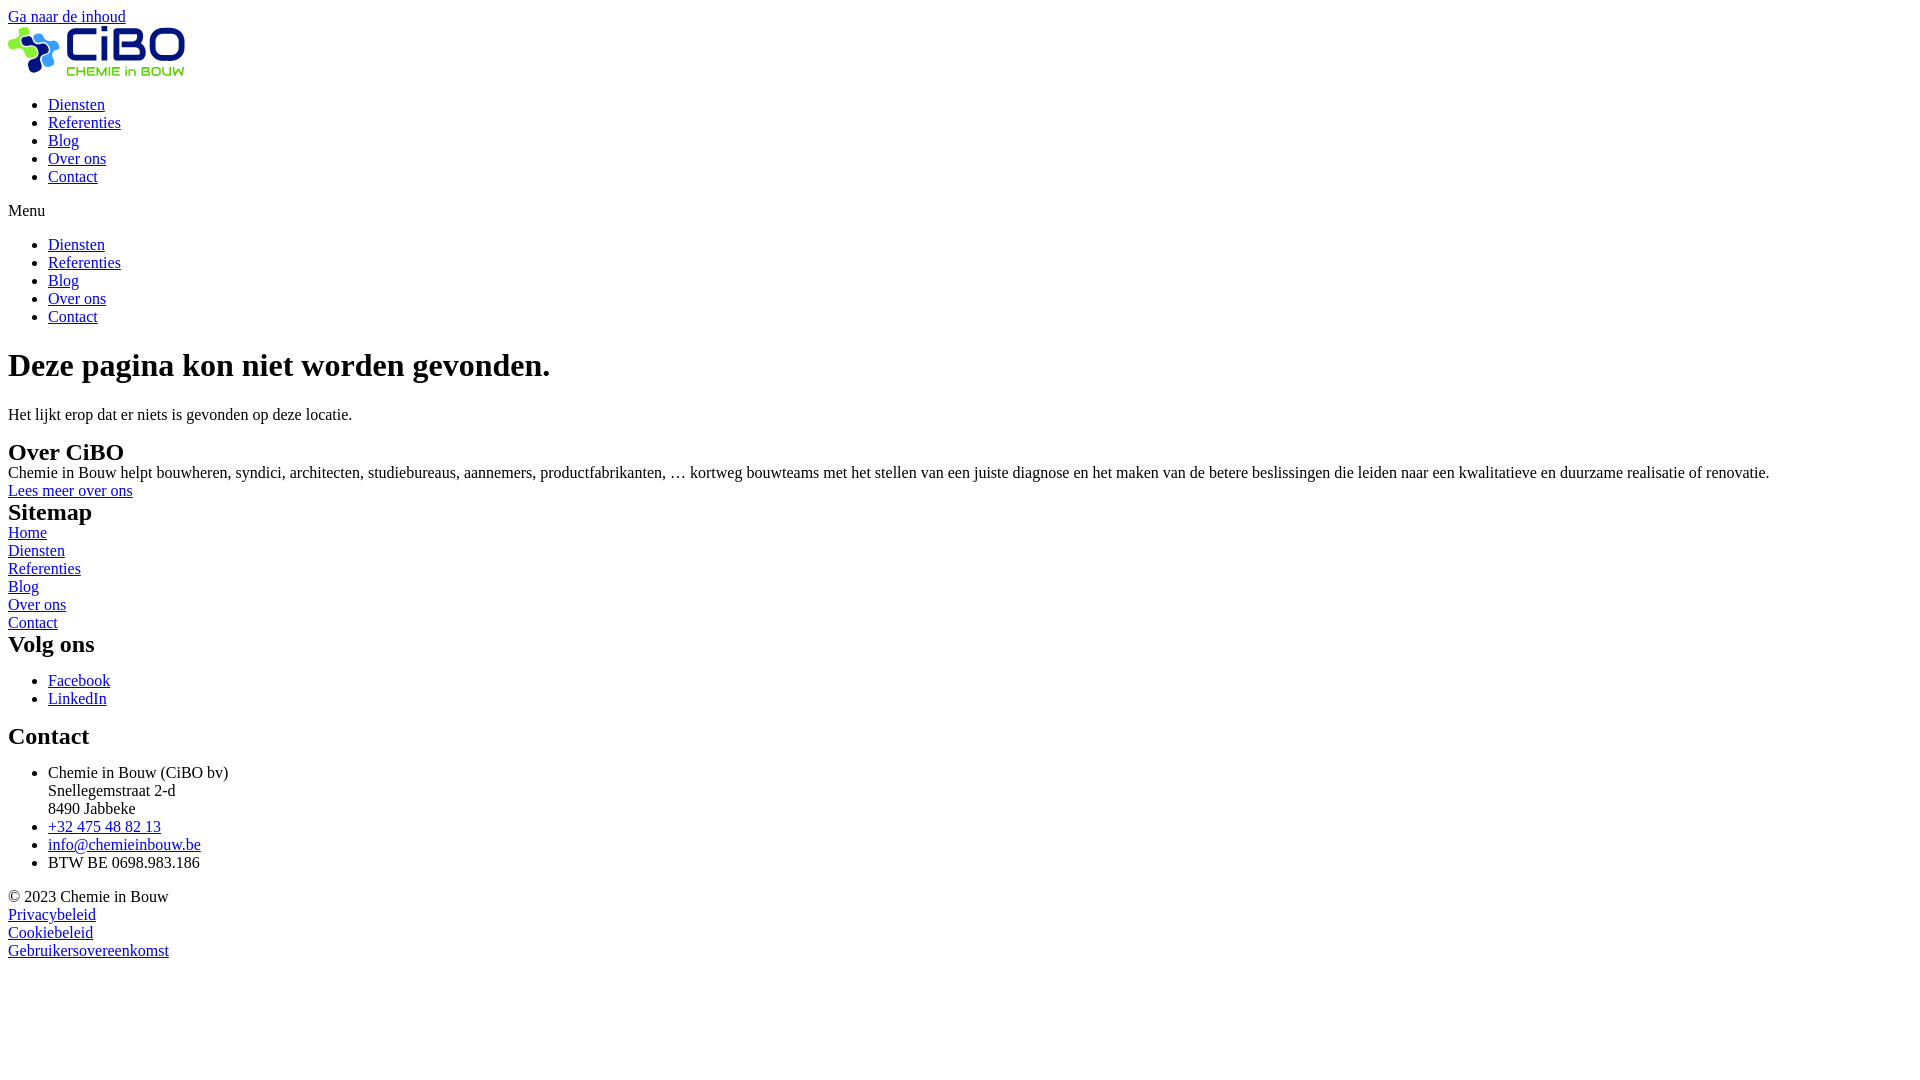 This screenshot has width=1920, height=1080. I want to click on 'Referenties', so click(83, 122).